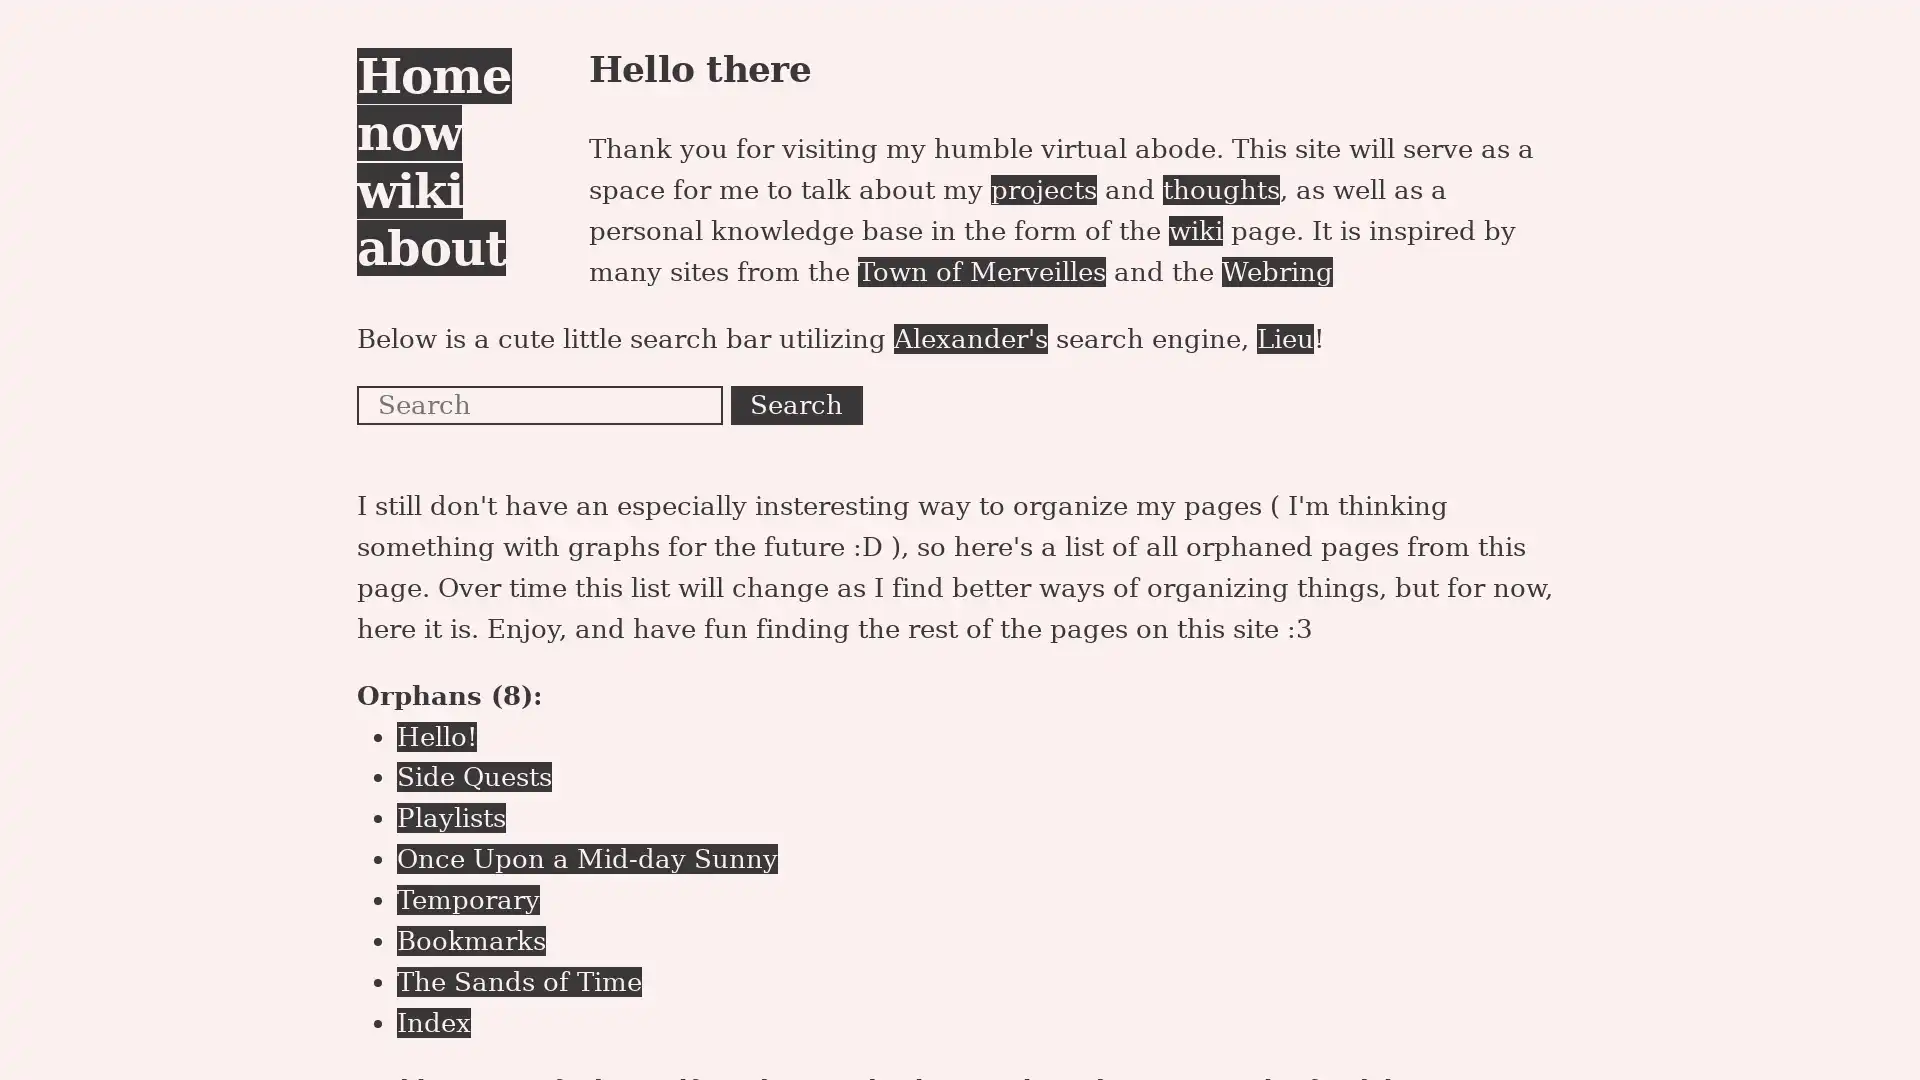 The image size is (1920, 1080). What do you see at coordinates (795, 405) in the screenshot?
I see `Search` at bounding box center [795, 405].